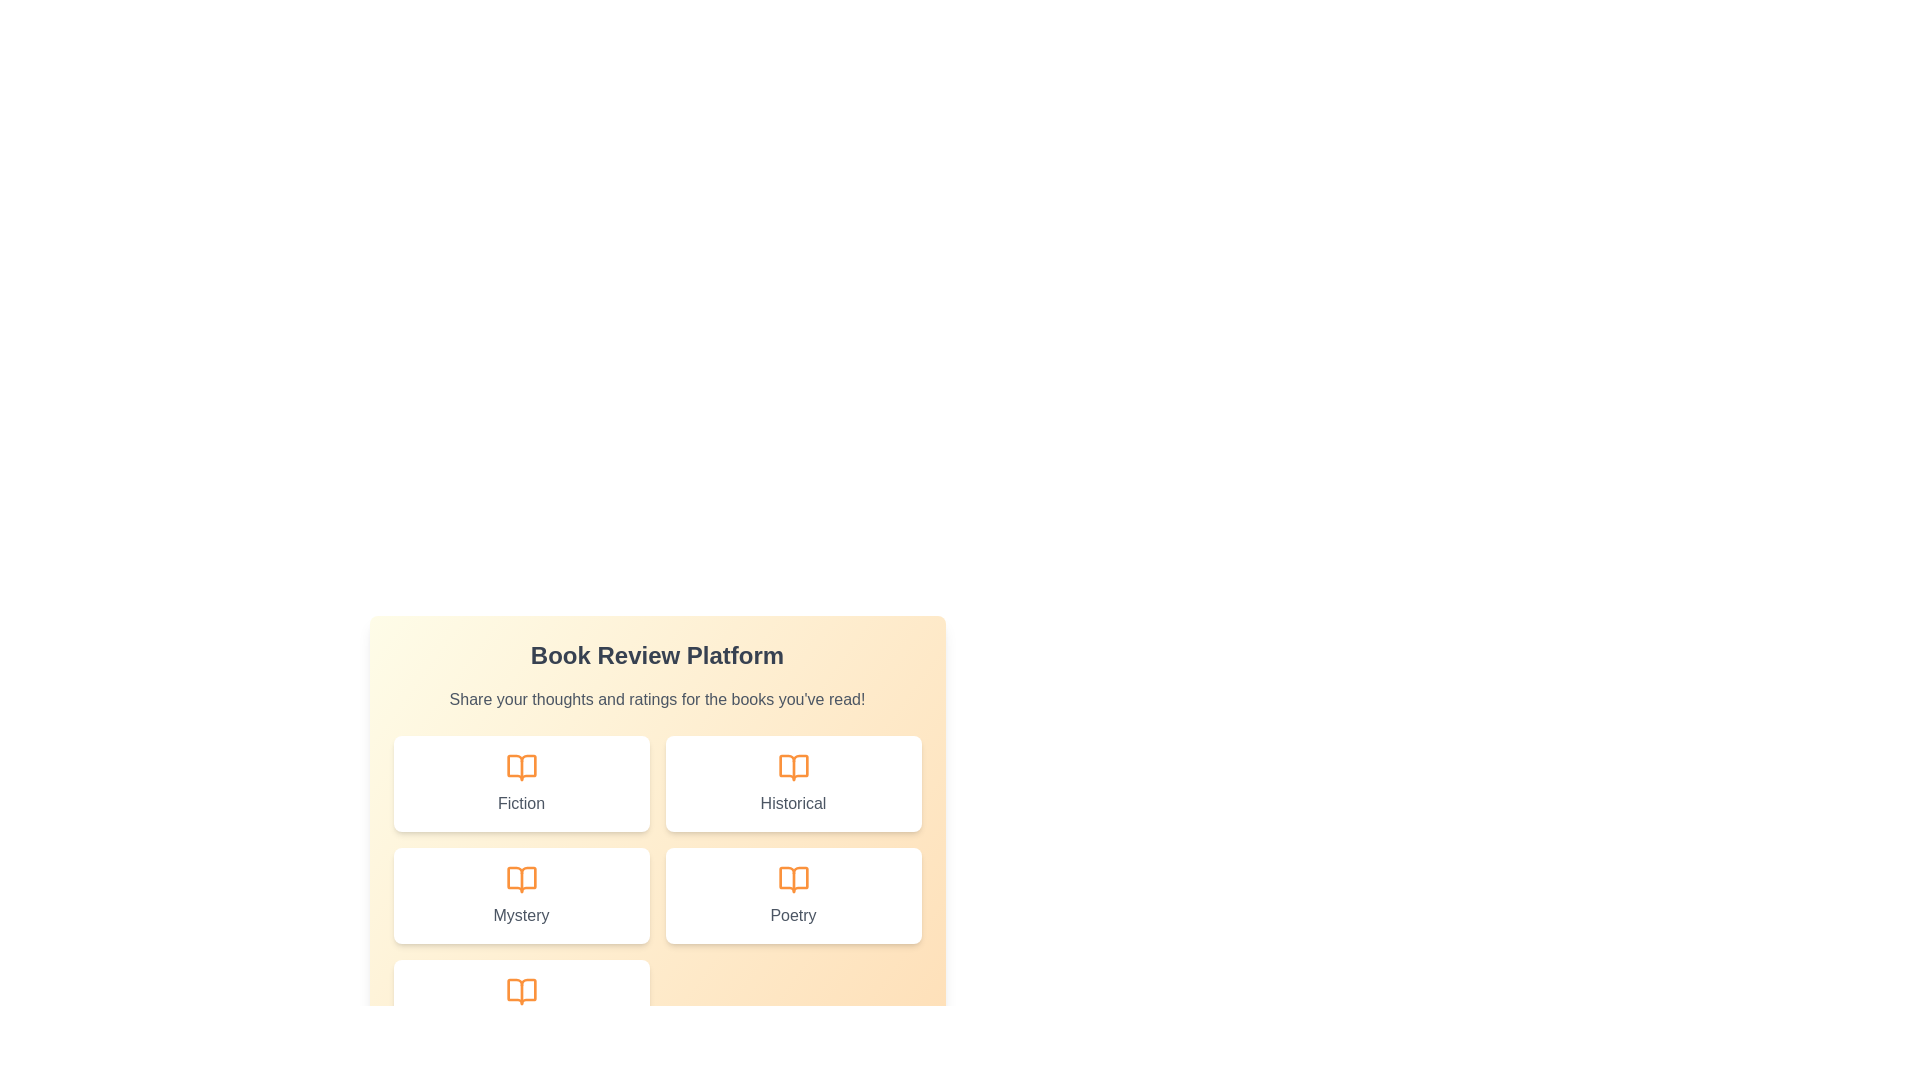 The width and height of the screenshot is (1920, 1080). What do you see at coordinates (521, 1007) in the screenshot?
I see `the button for selecting the 'Science' category, located in the bottom-left corner of the grid layout, below 'Mystery' and 'Poetry'` at bounding box center [521, 1007].